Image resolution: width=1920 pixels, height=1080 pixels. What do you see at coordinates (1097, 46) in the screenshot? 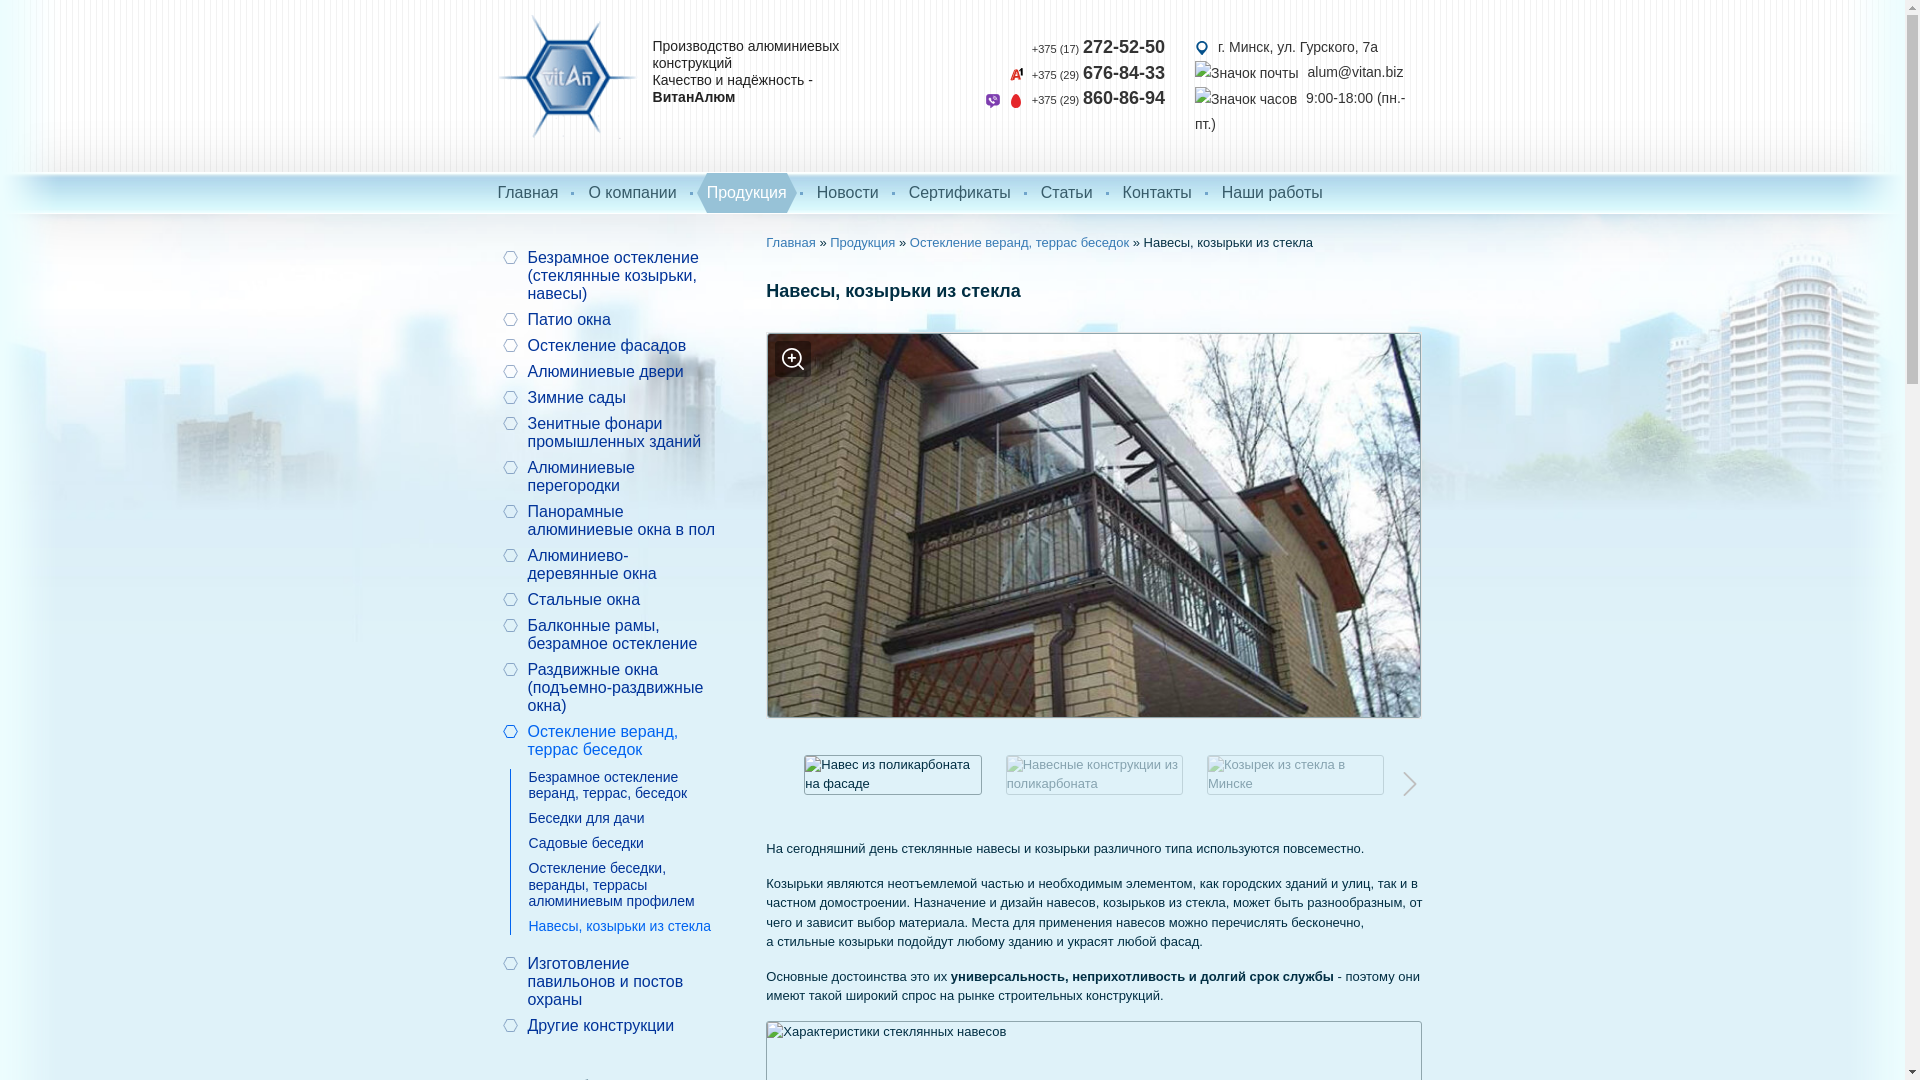
I see `'+375 (17) 272-52-50'` at bounding box center [1097, 46].